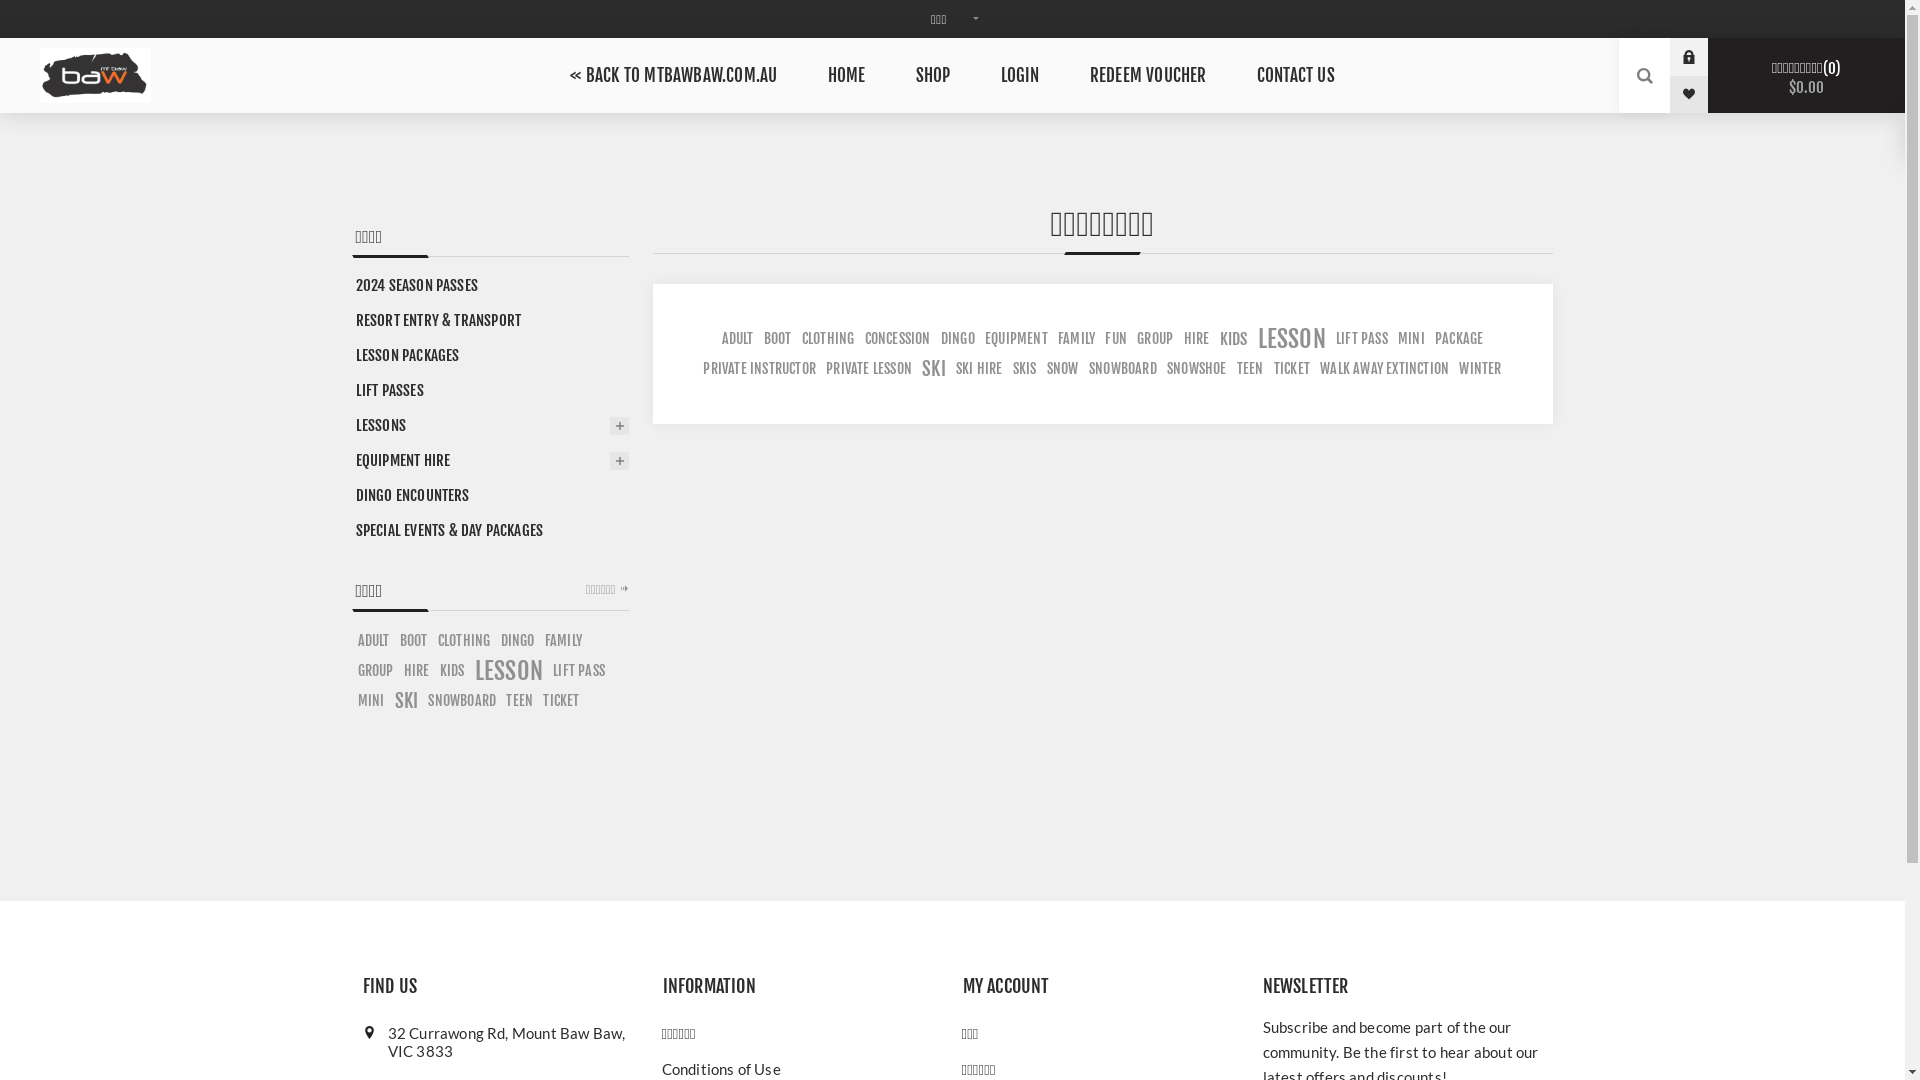 The height and width of the screenshot is (1080, 1920). Describe the element at coordinates (416, 671) in the screenshot. I see `'HIRE'` at that location.